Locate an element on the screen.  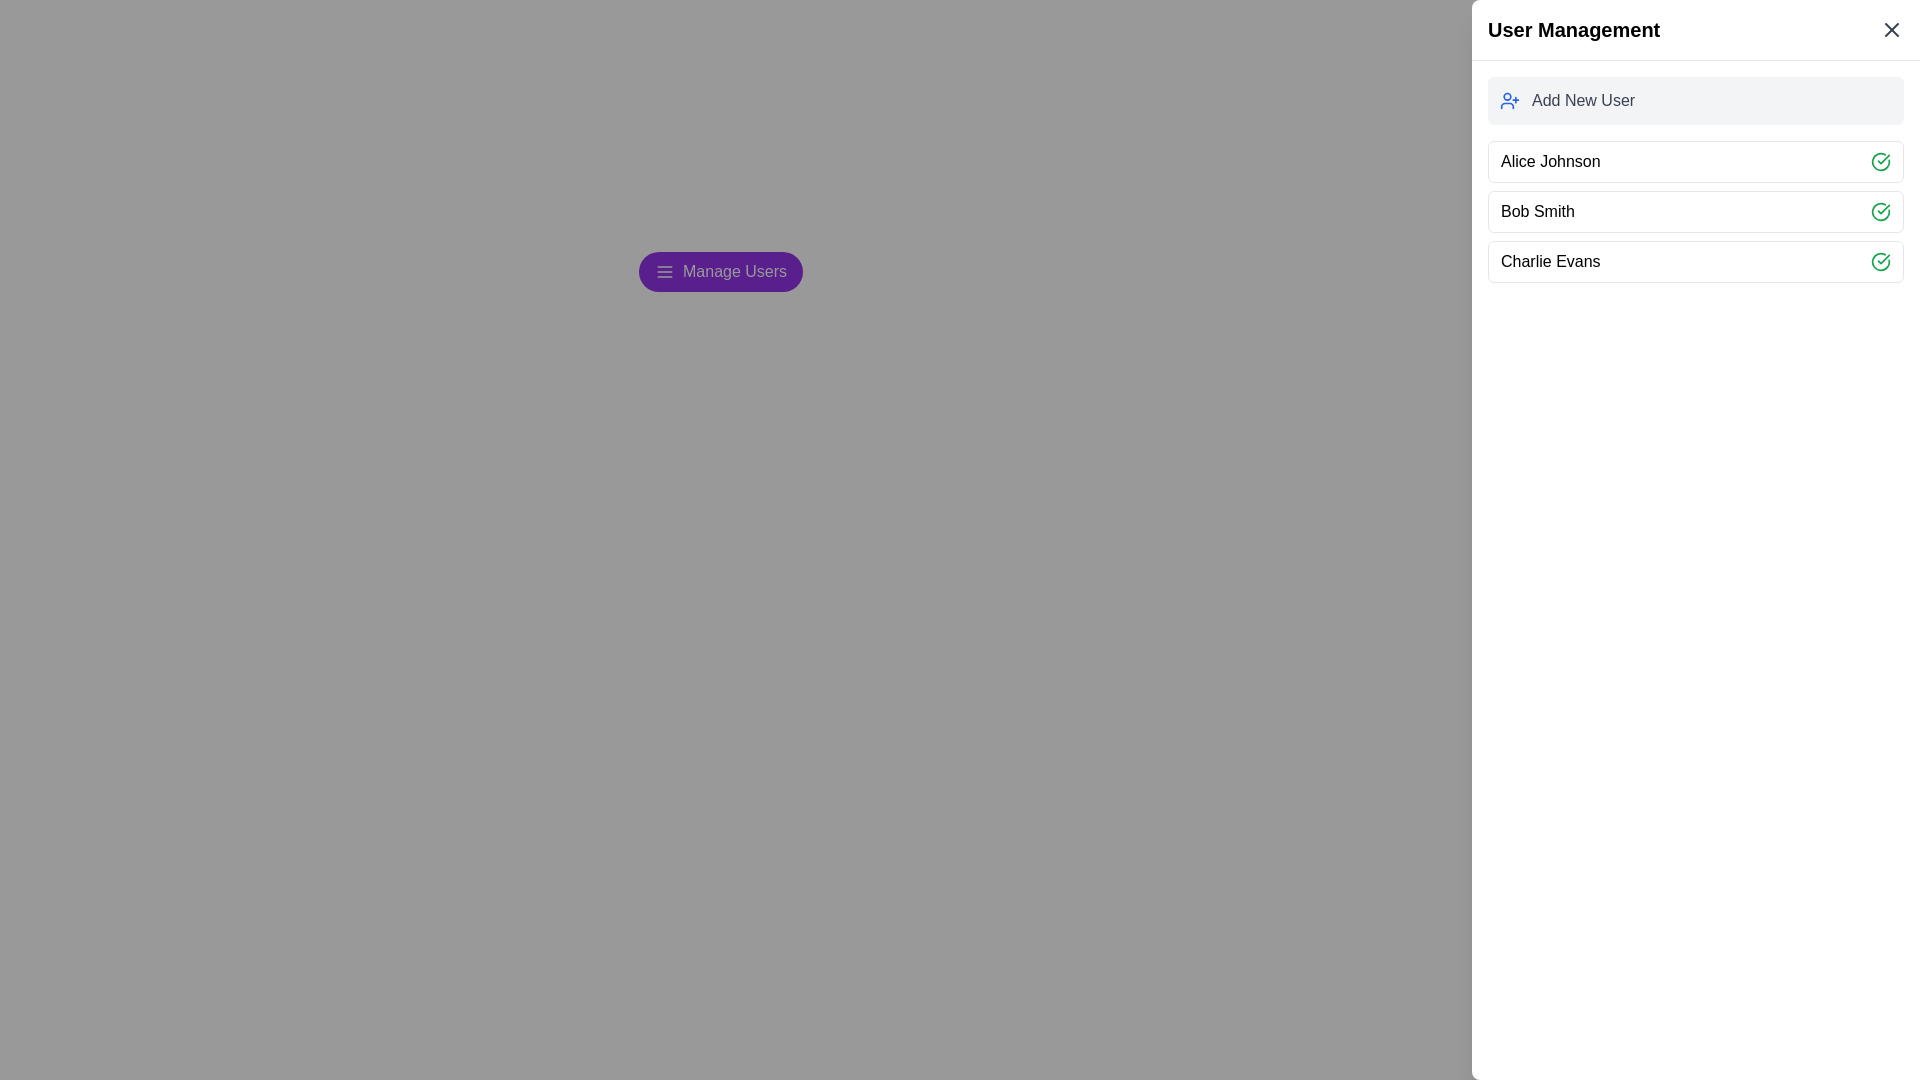
the close button located in the top-right corner of the User Management panel header, next to the title 'User Management', to trigger a hover effect is located at coordinates (1890, 30).